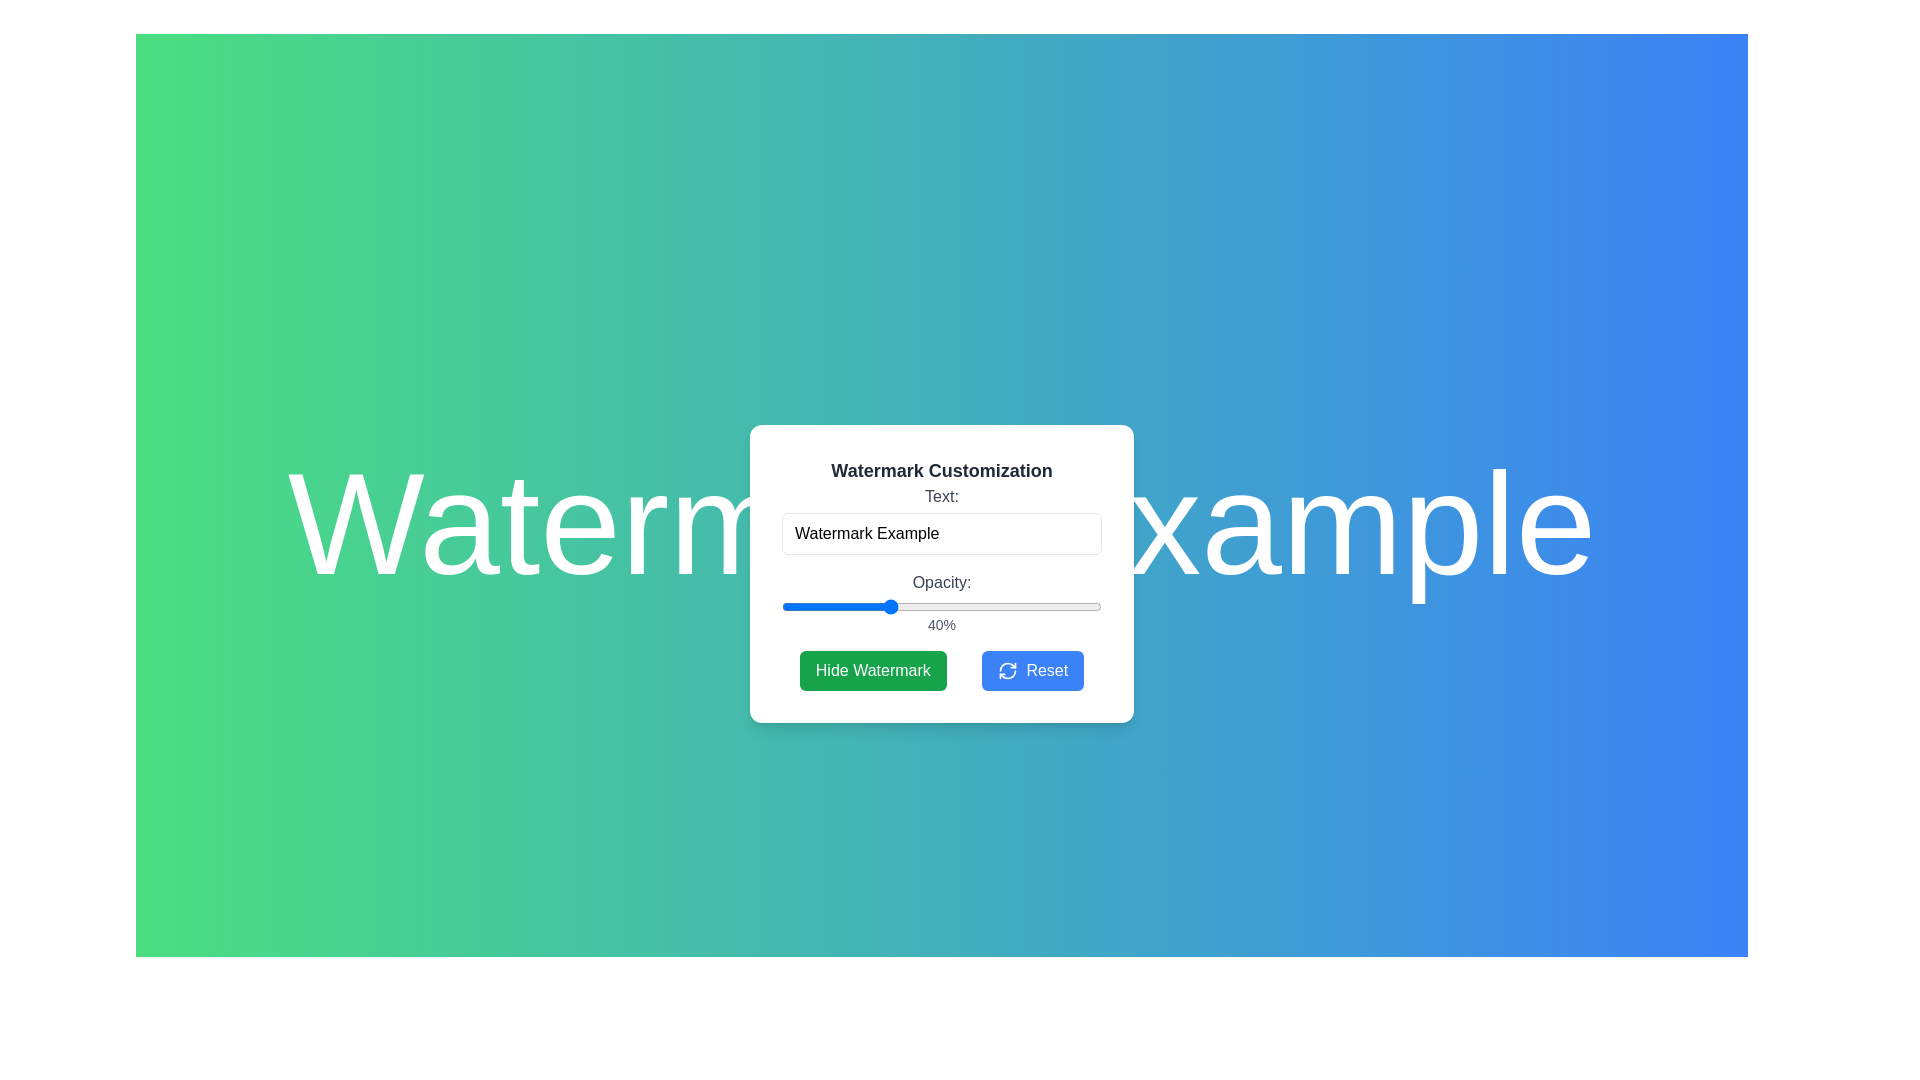 The height and width of the screenshot is (1080, 1920). Describe the element at coordinates (940, 495) in the screenshot. I see `the text label displaying 'Text:' in gray color, positioned above the input field labeled 'Watermark Example' in the center of the modal overlay` at that location.